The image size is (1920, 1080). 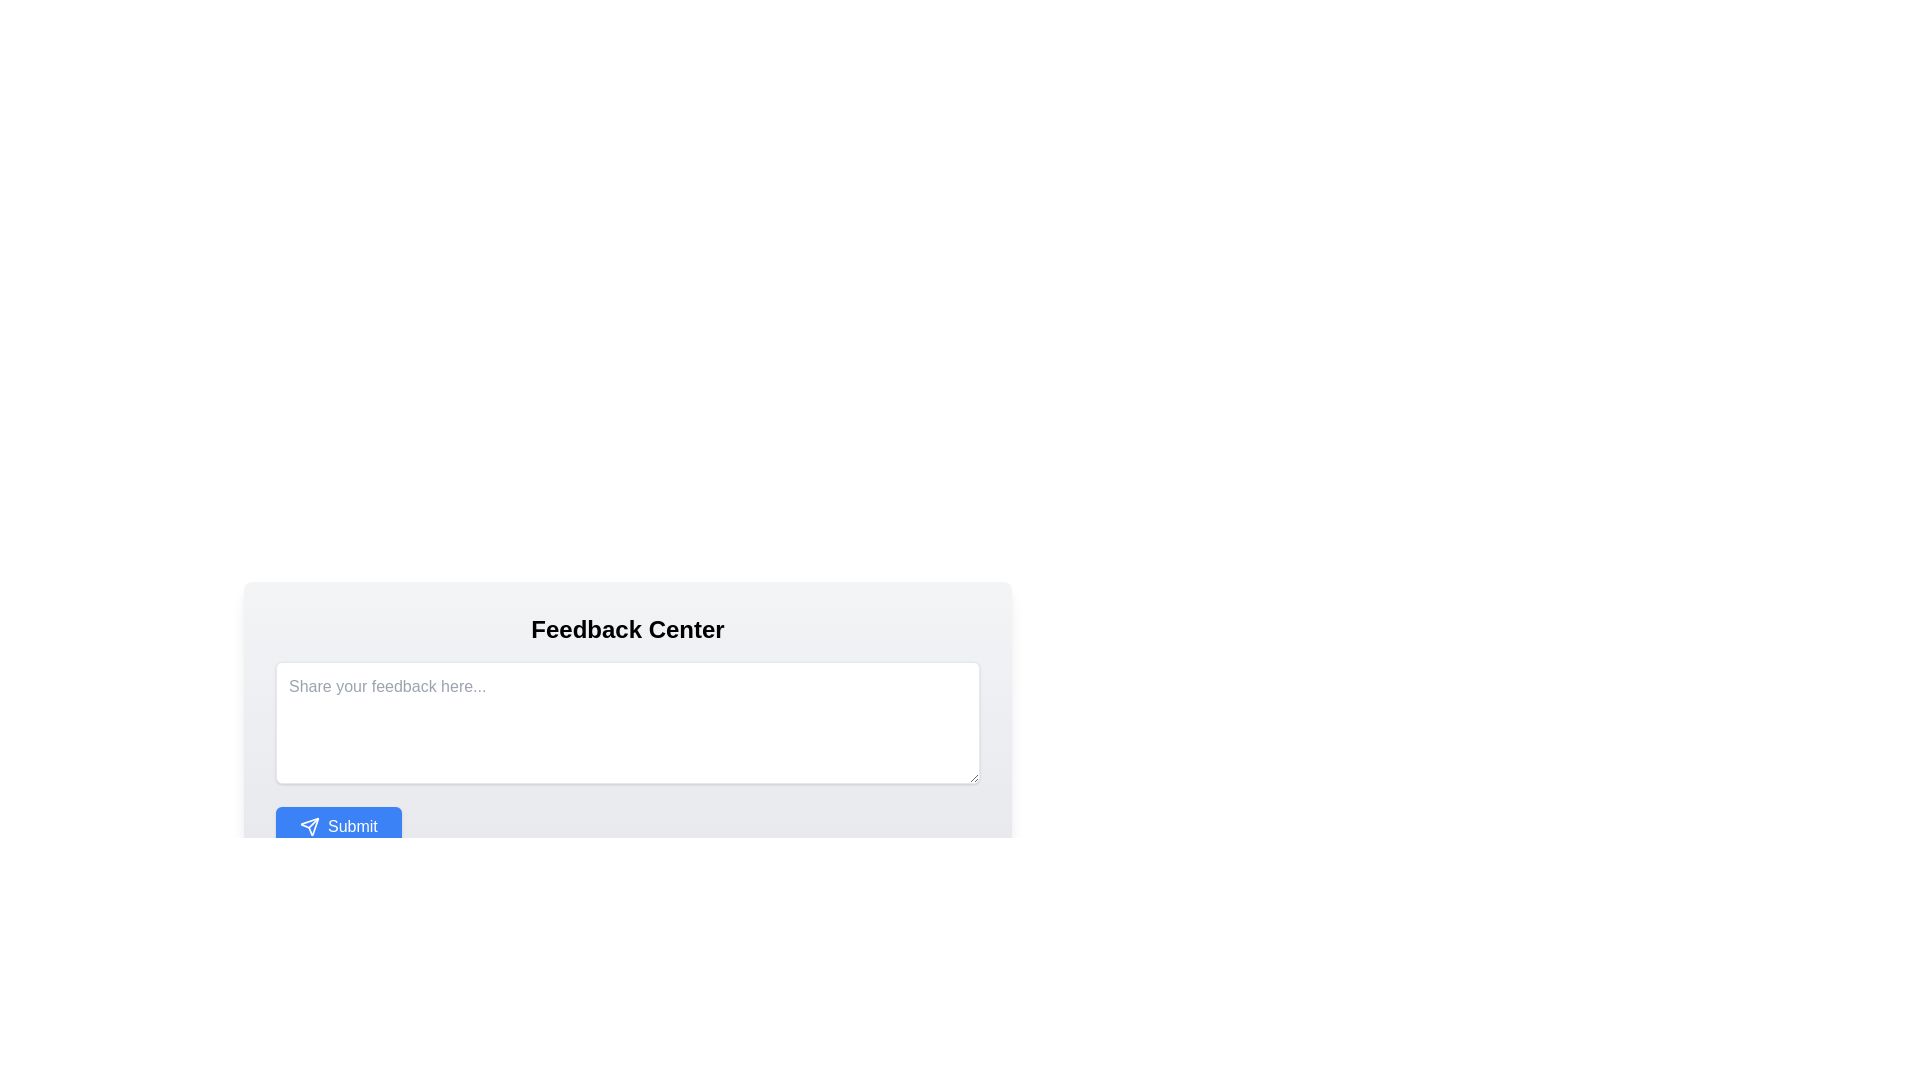 I want to click on the submission button located below the text input field in the Feedback Center, so click(x=338, y=826).